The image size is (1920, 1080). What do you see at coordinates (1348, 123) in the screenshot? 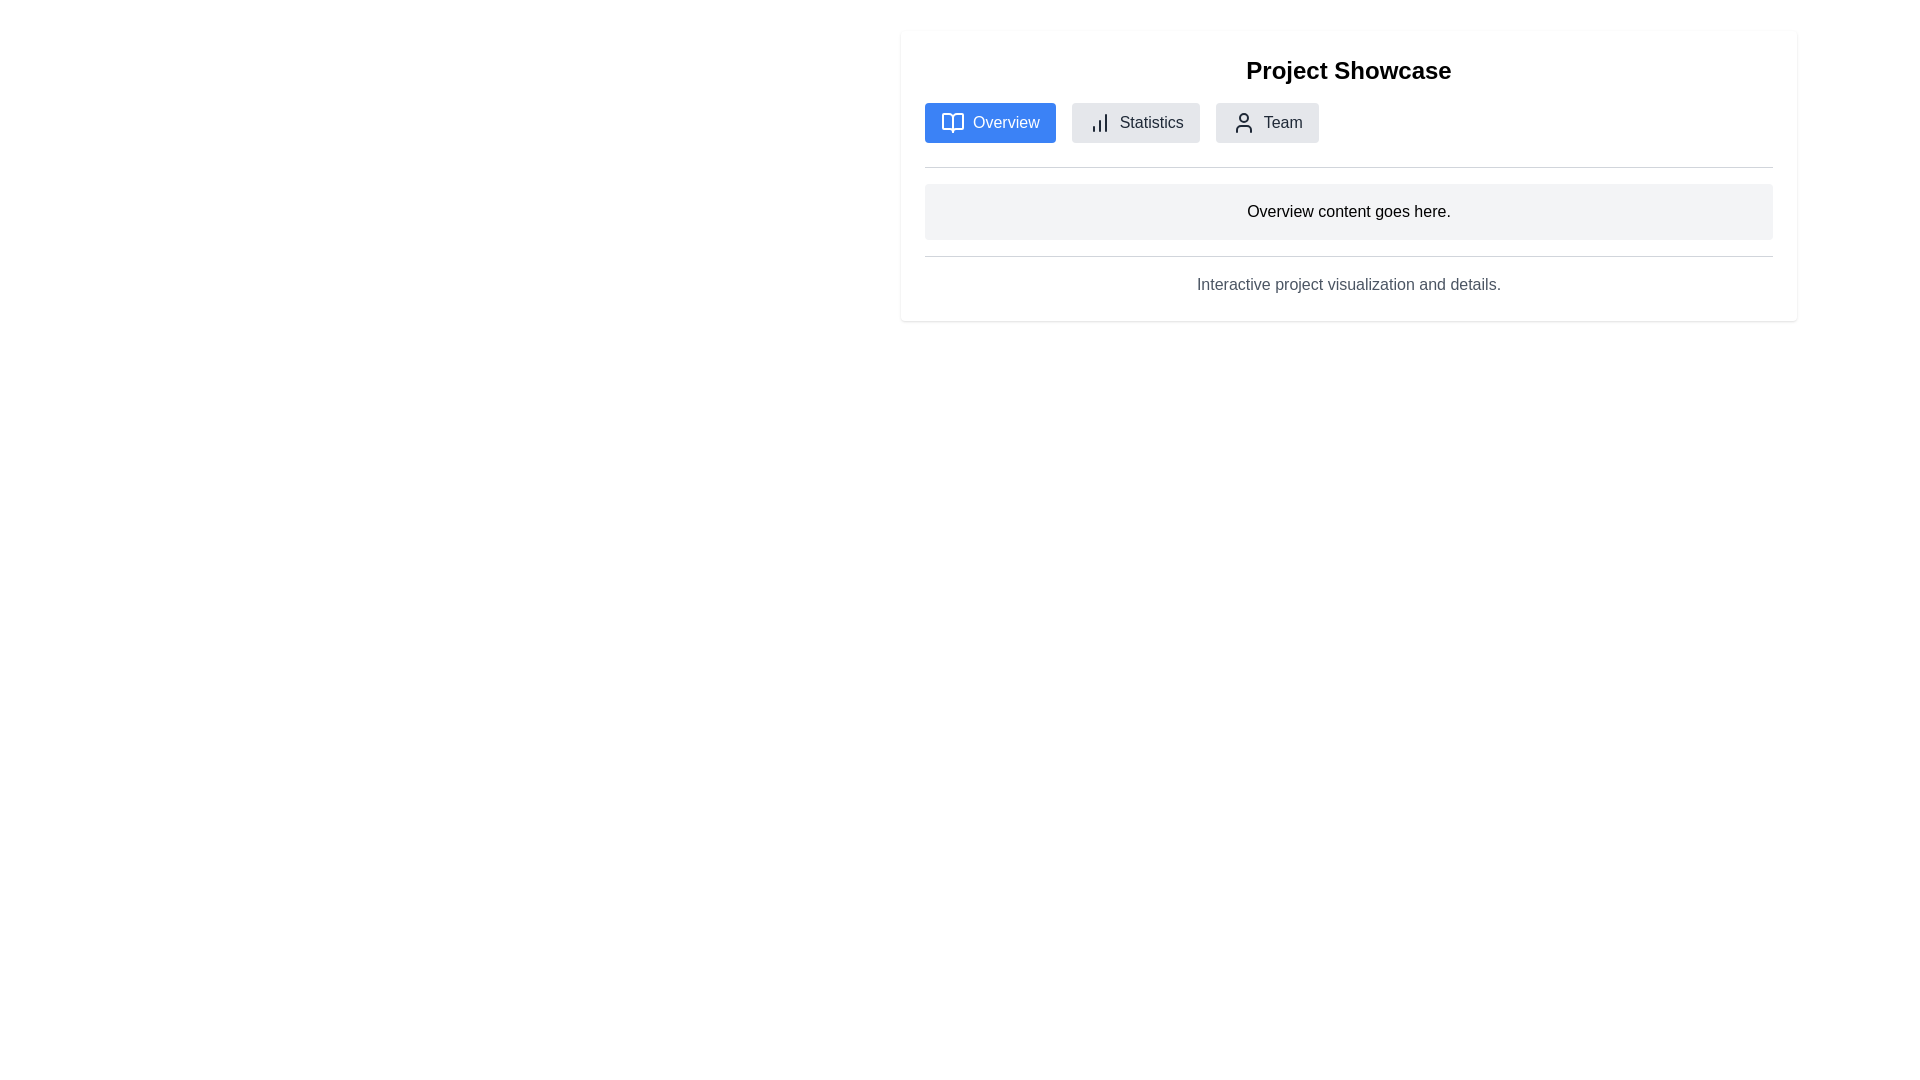
I see `the navigation item in the navigation bar to switch views between 'Overview', 'Statistics', and 'Team'` at bounding box center [1348, 123].